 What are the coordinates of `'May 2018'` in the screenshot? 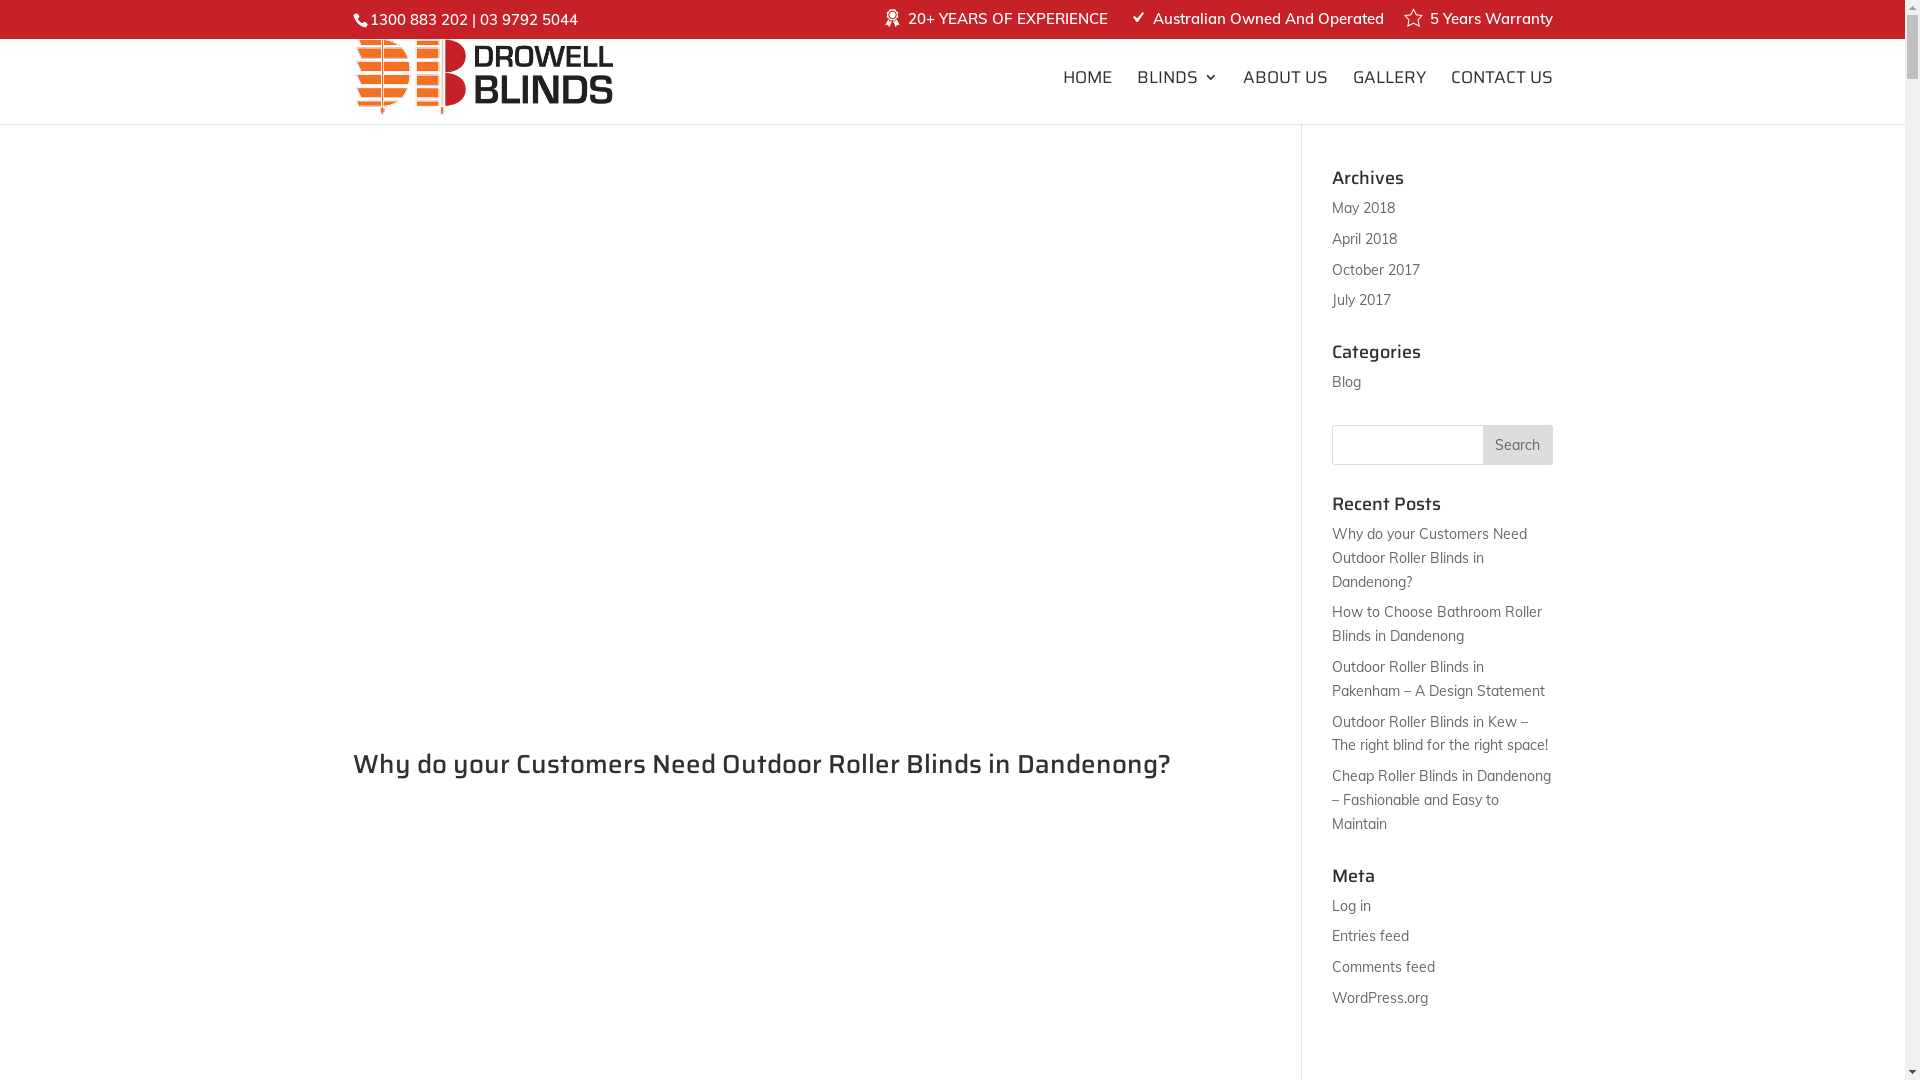 It's located at (1362, 208).